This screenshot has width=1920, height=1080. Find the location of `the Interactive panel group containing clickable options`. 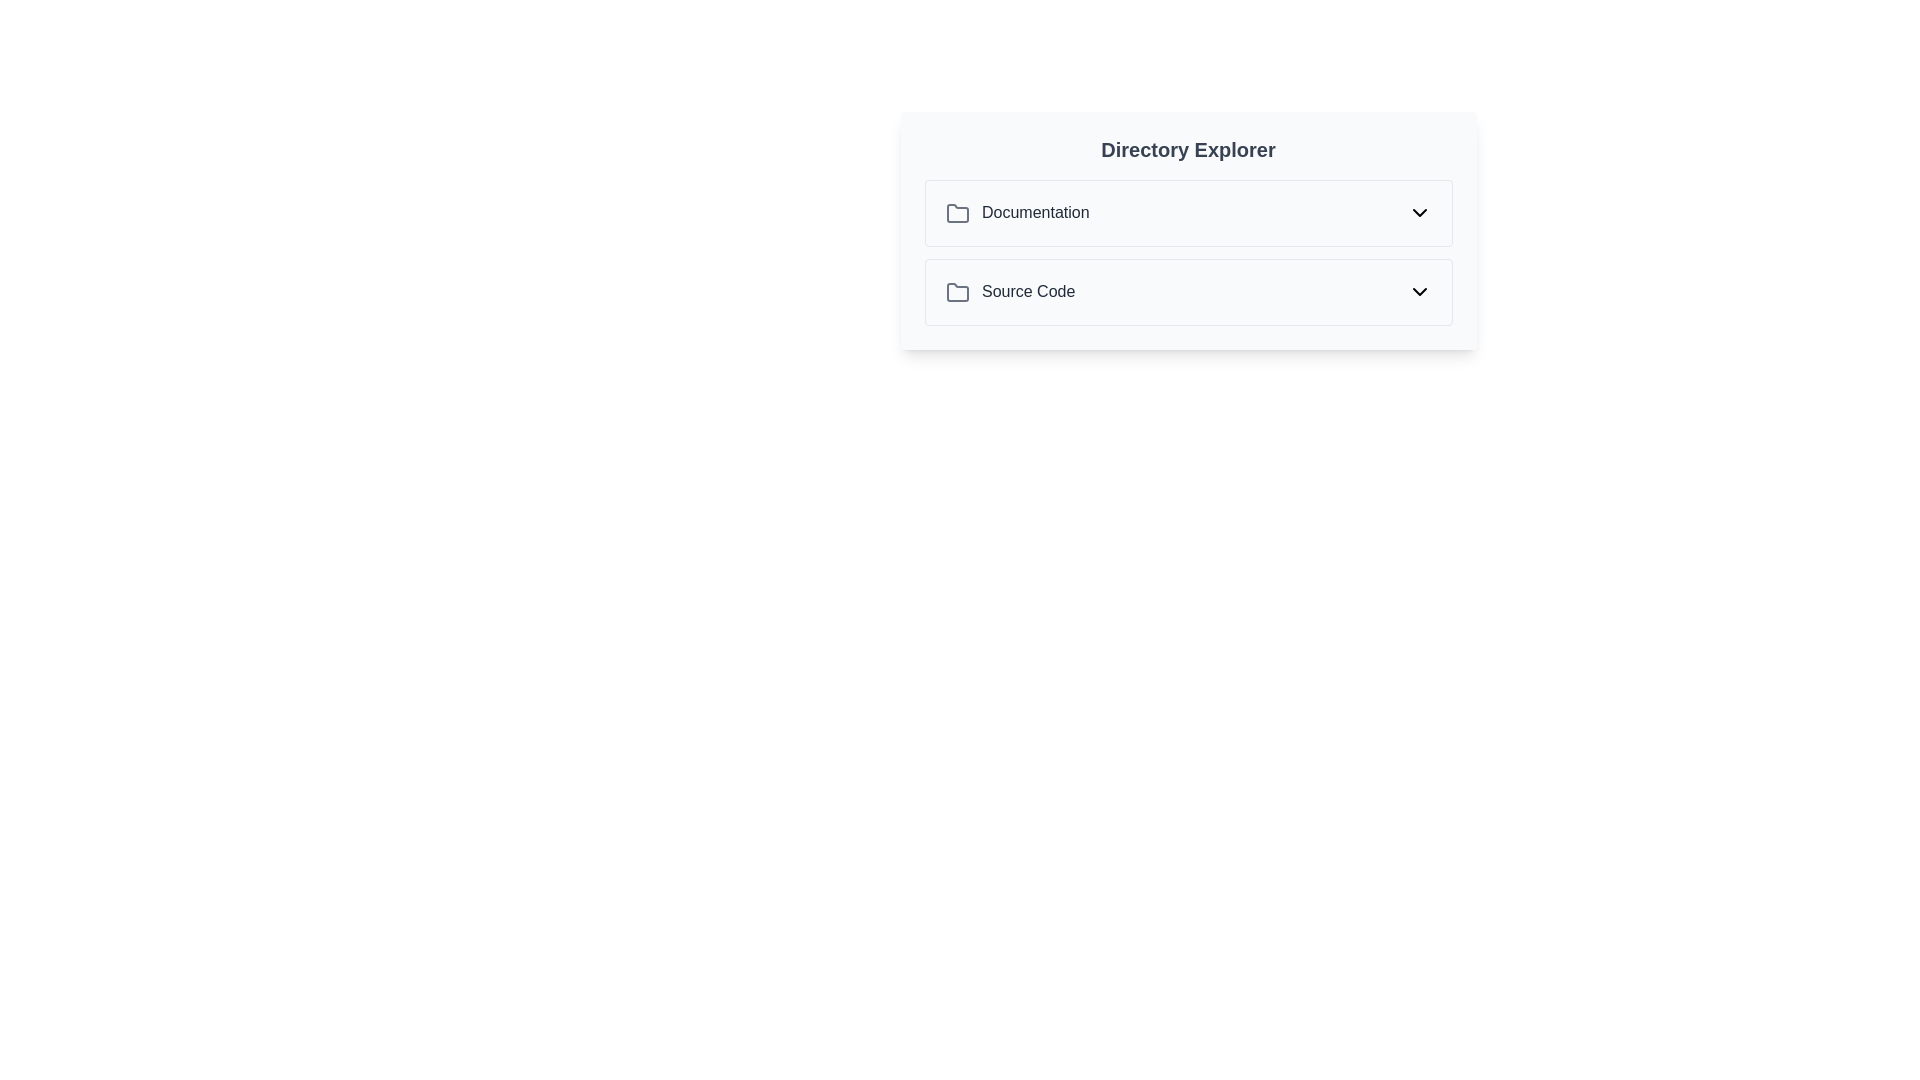

the Interactive panel group containing clickable options is located at coordinates (1188, 229).